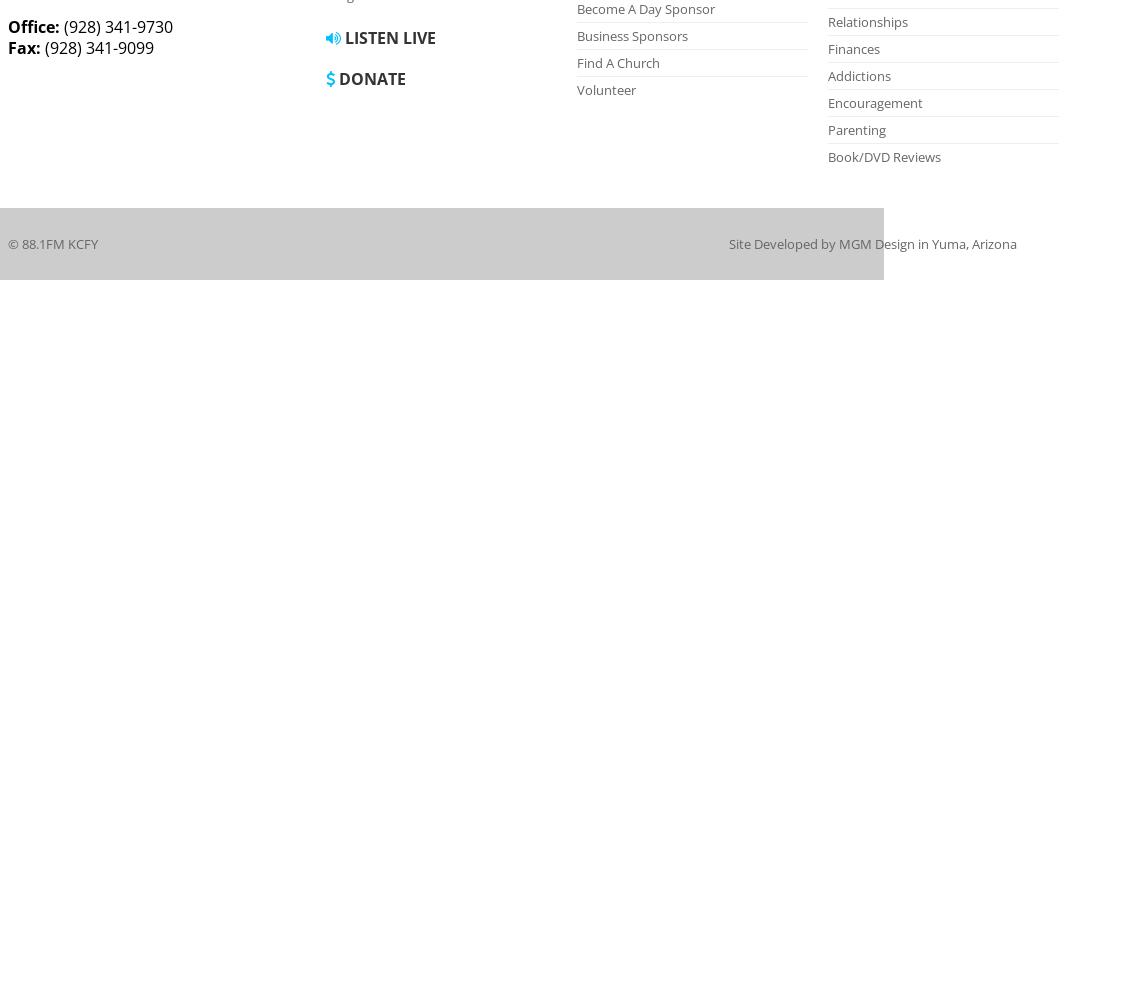 The height and width of the screenshot is (1000, 1124). What do you see at coordinates (853, 48) in the screenshot?
I see `'Finances'` at bounding box center [853, 48].